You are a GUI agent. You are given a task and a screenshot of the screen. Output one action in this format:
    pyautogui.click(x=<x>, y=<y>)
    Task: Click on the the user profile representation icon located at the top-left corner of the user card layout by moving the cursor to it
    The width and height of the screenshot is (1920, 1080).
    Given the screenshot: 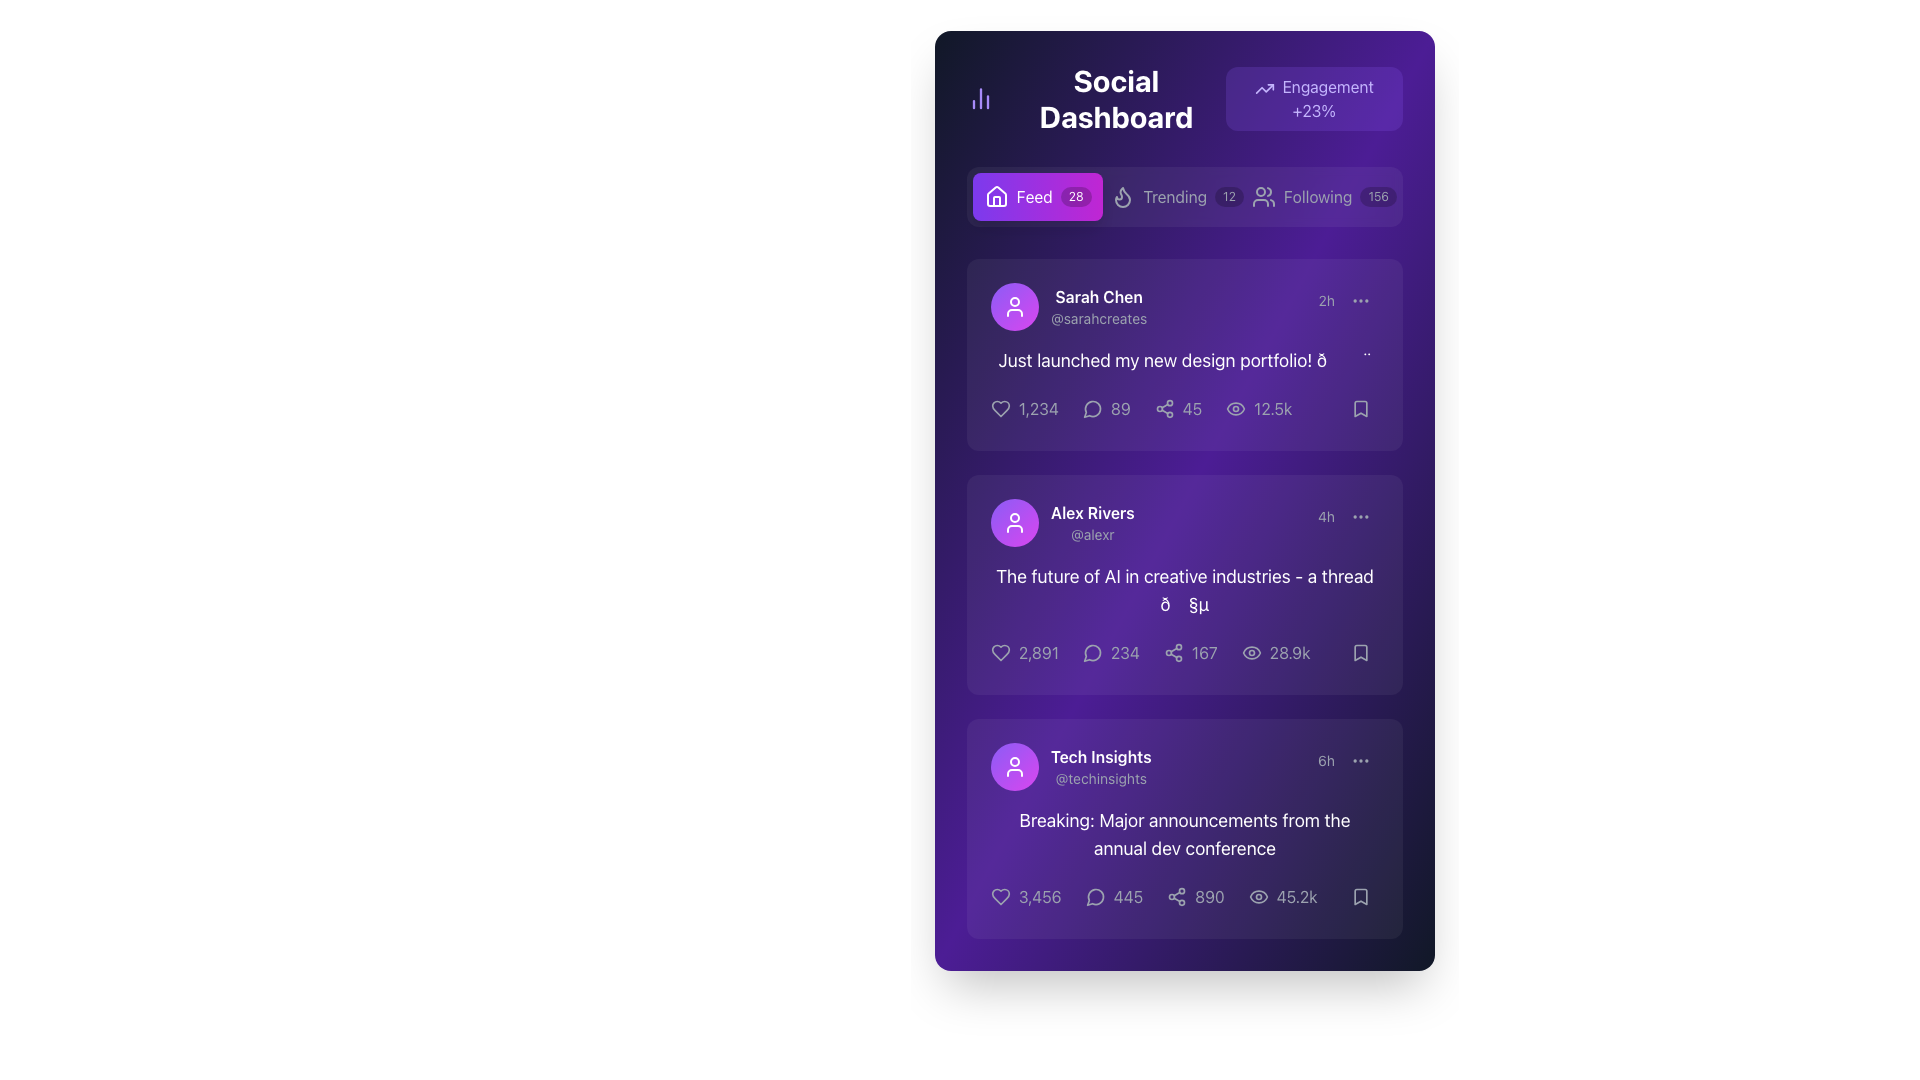 What is the action you would take?
    pyautogui.click(x=1014, y=522)
    